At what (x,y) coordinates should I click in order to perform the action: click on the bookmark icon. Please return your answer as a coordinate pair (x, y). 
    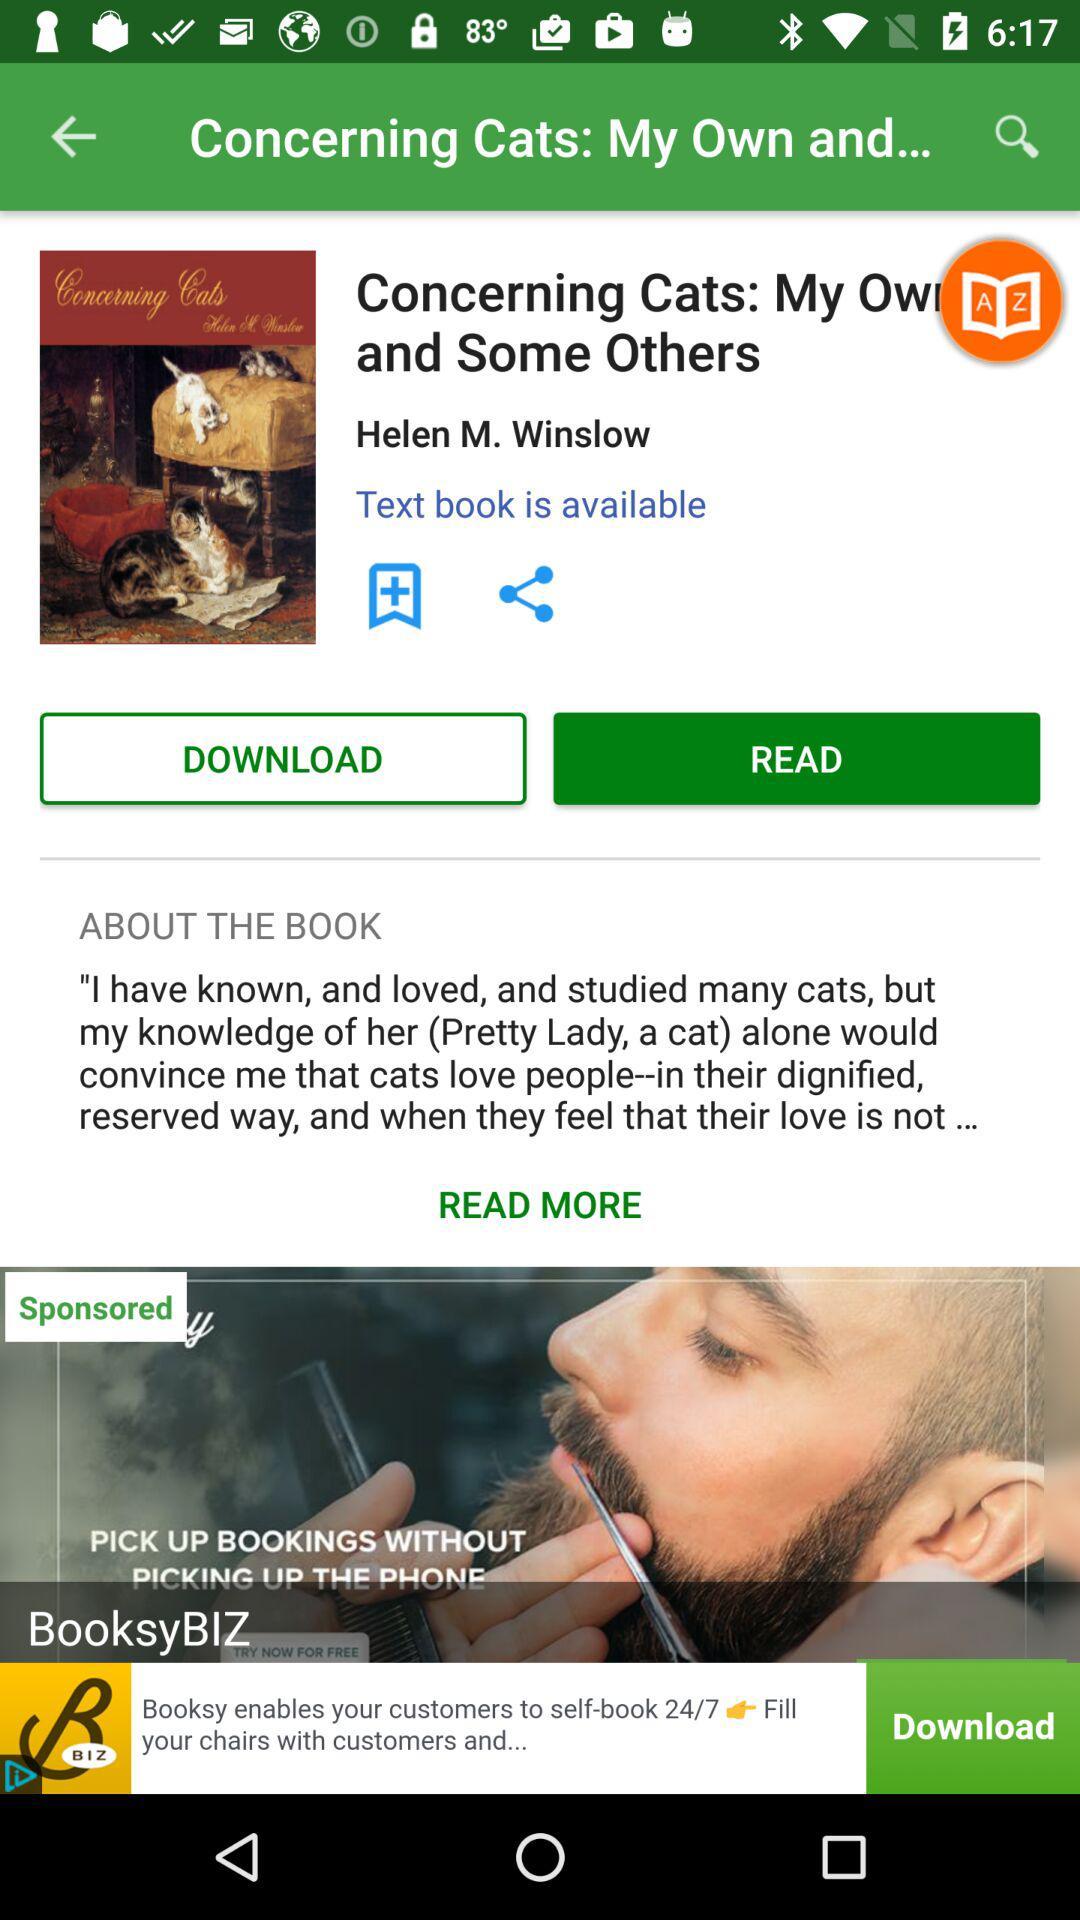
    Looking at the image, I should click on (420, 606).